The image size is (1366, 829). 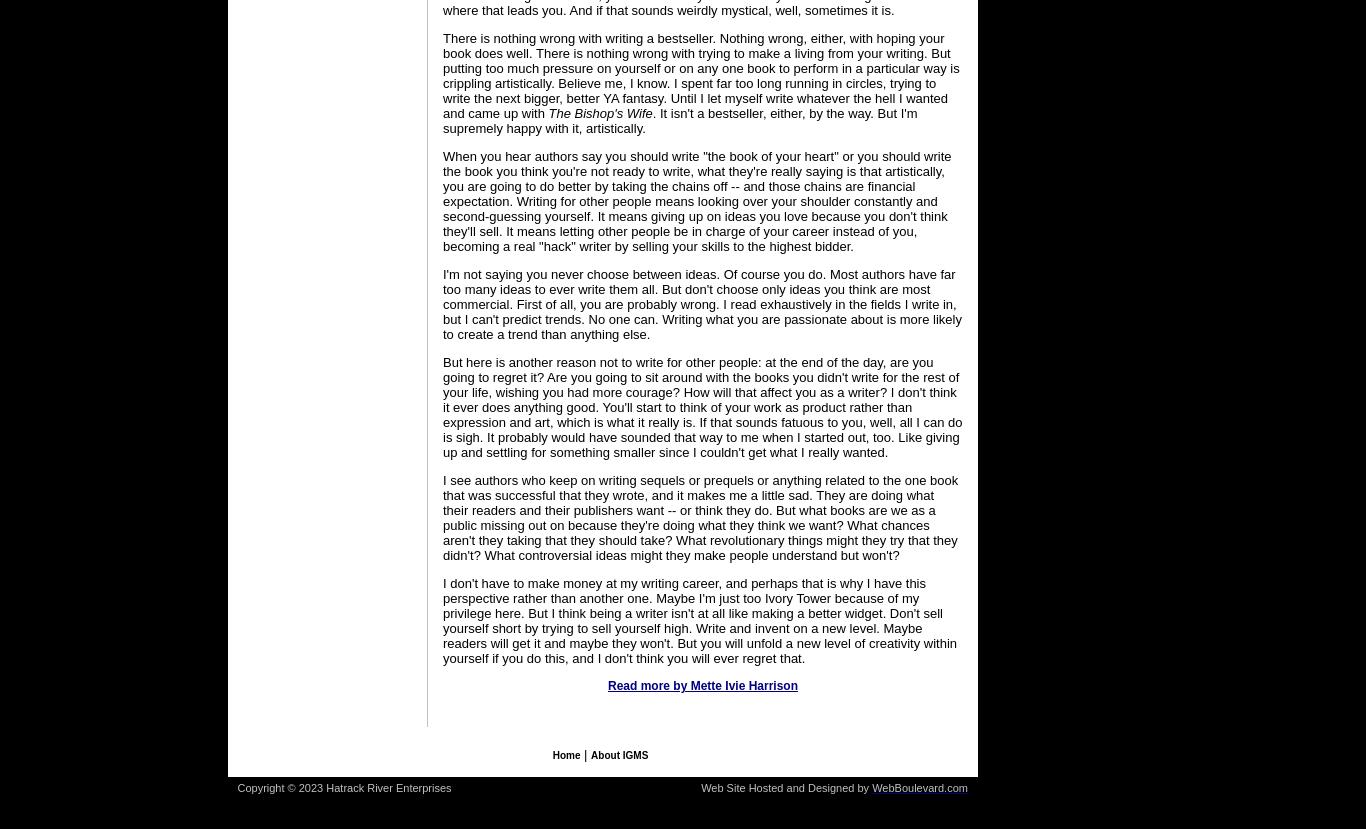 I want to click on 'There is nothing wrong with writing a bestseller. Nothing wrong, either, with
hoping your book does well. There is nothing wrong with trying to make a living
from your writing. But putting too much pressure on yourself or on any one book
to perform in a particular way is crippling artistically. Believe me, I know. I spent
far too long running in circles, trying to write the next bigger, better YA fantasy.
Until I let myself write whatever the hell I wanted and came up with', so click(x=701, y=76).